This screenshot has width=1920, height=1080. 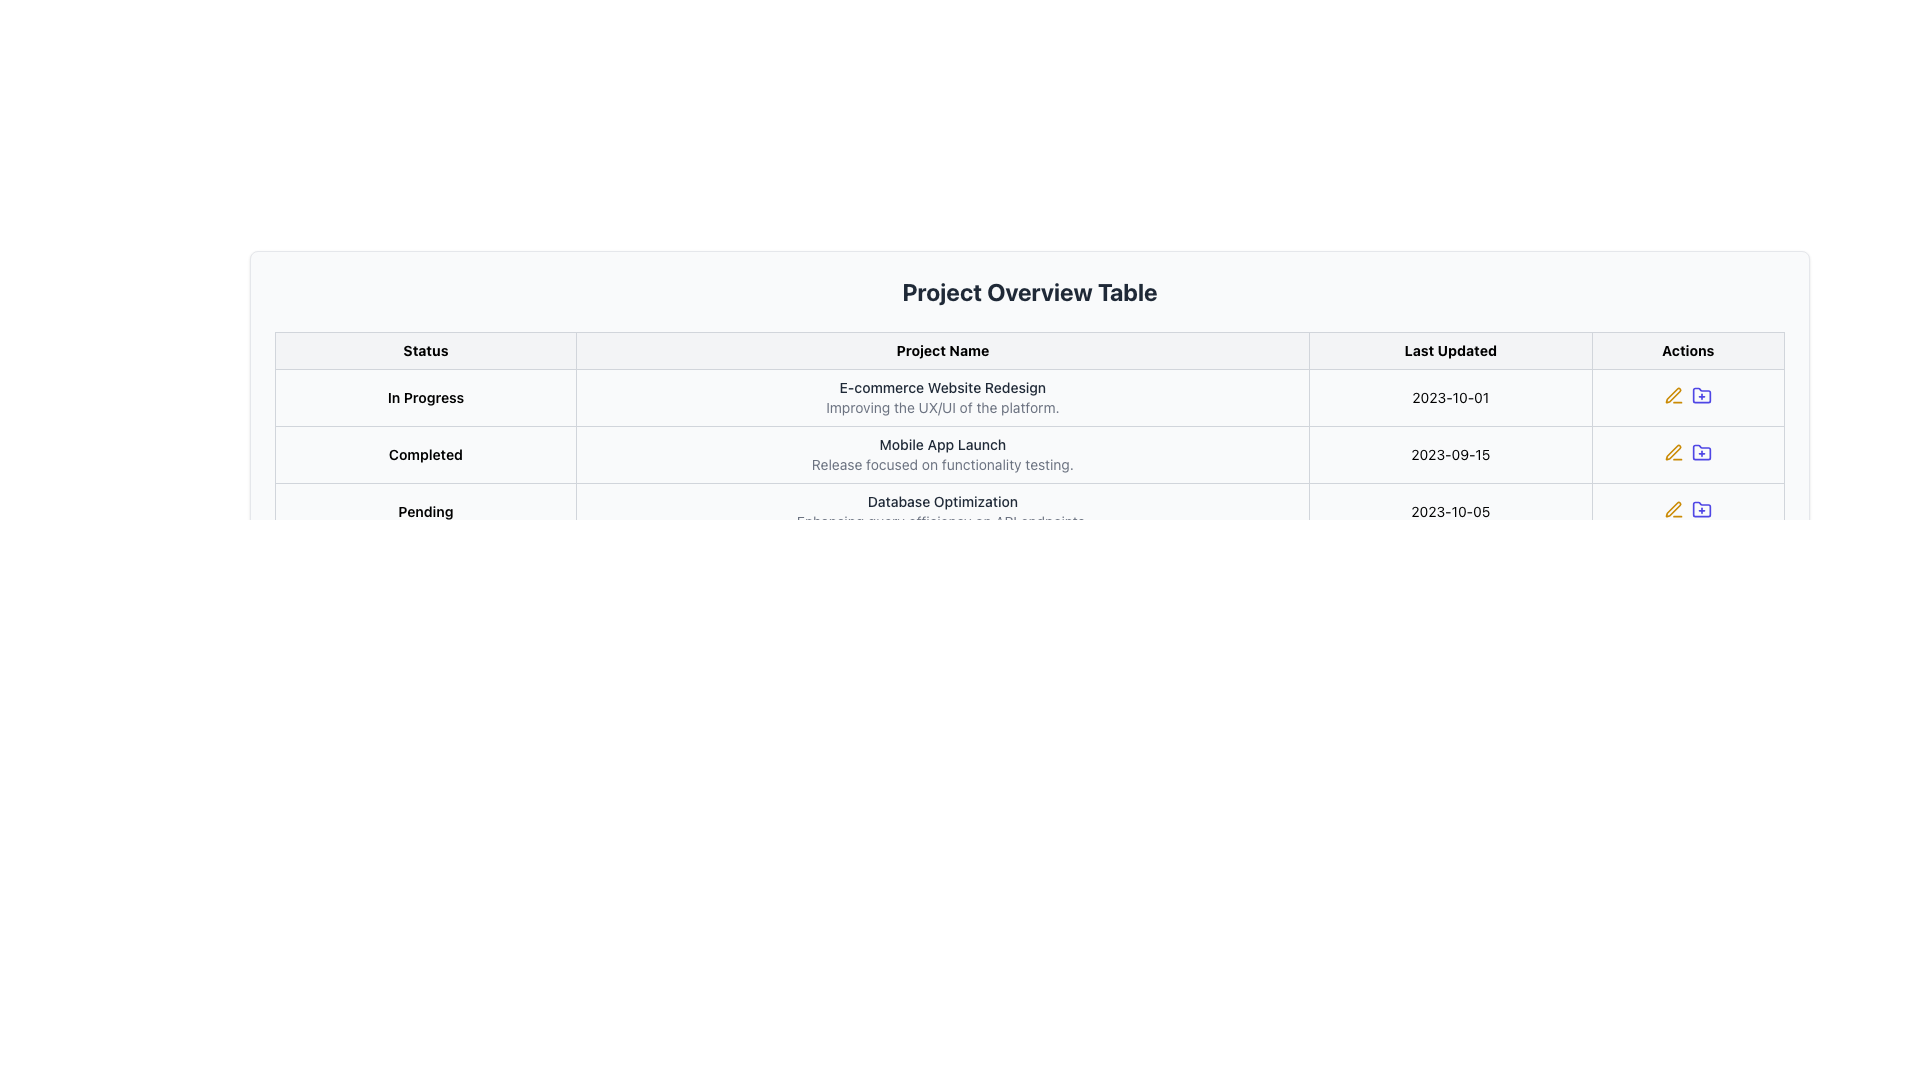 What do you see at coordinates (941, 455) in the screenshot?
I see `the text element that describes the project named 'Mobile App Launch', located in the second cell of the 'Project Name' column in the 'Completed' row` at bounding box center [941, 455].